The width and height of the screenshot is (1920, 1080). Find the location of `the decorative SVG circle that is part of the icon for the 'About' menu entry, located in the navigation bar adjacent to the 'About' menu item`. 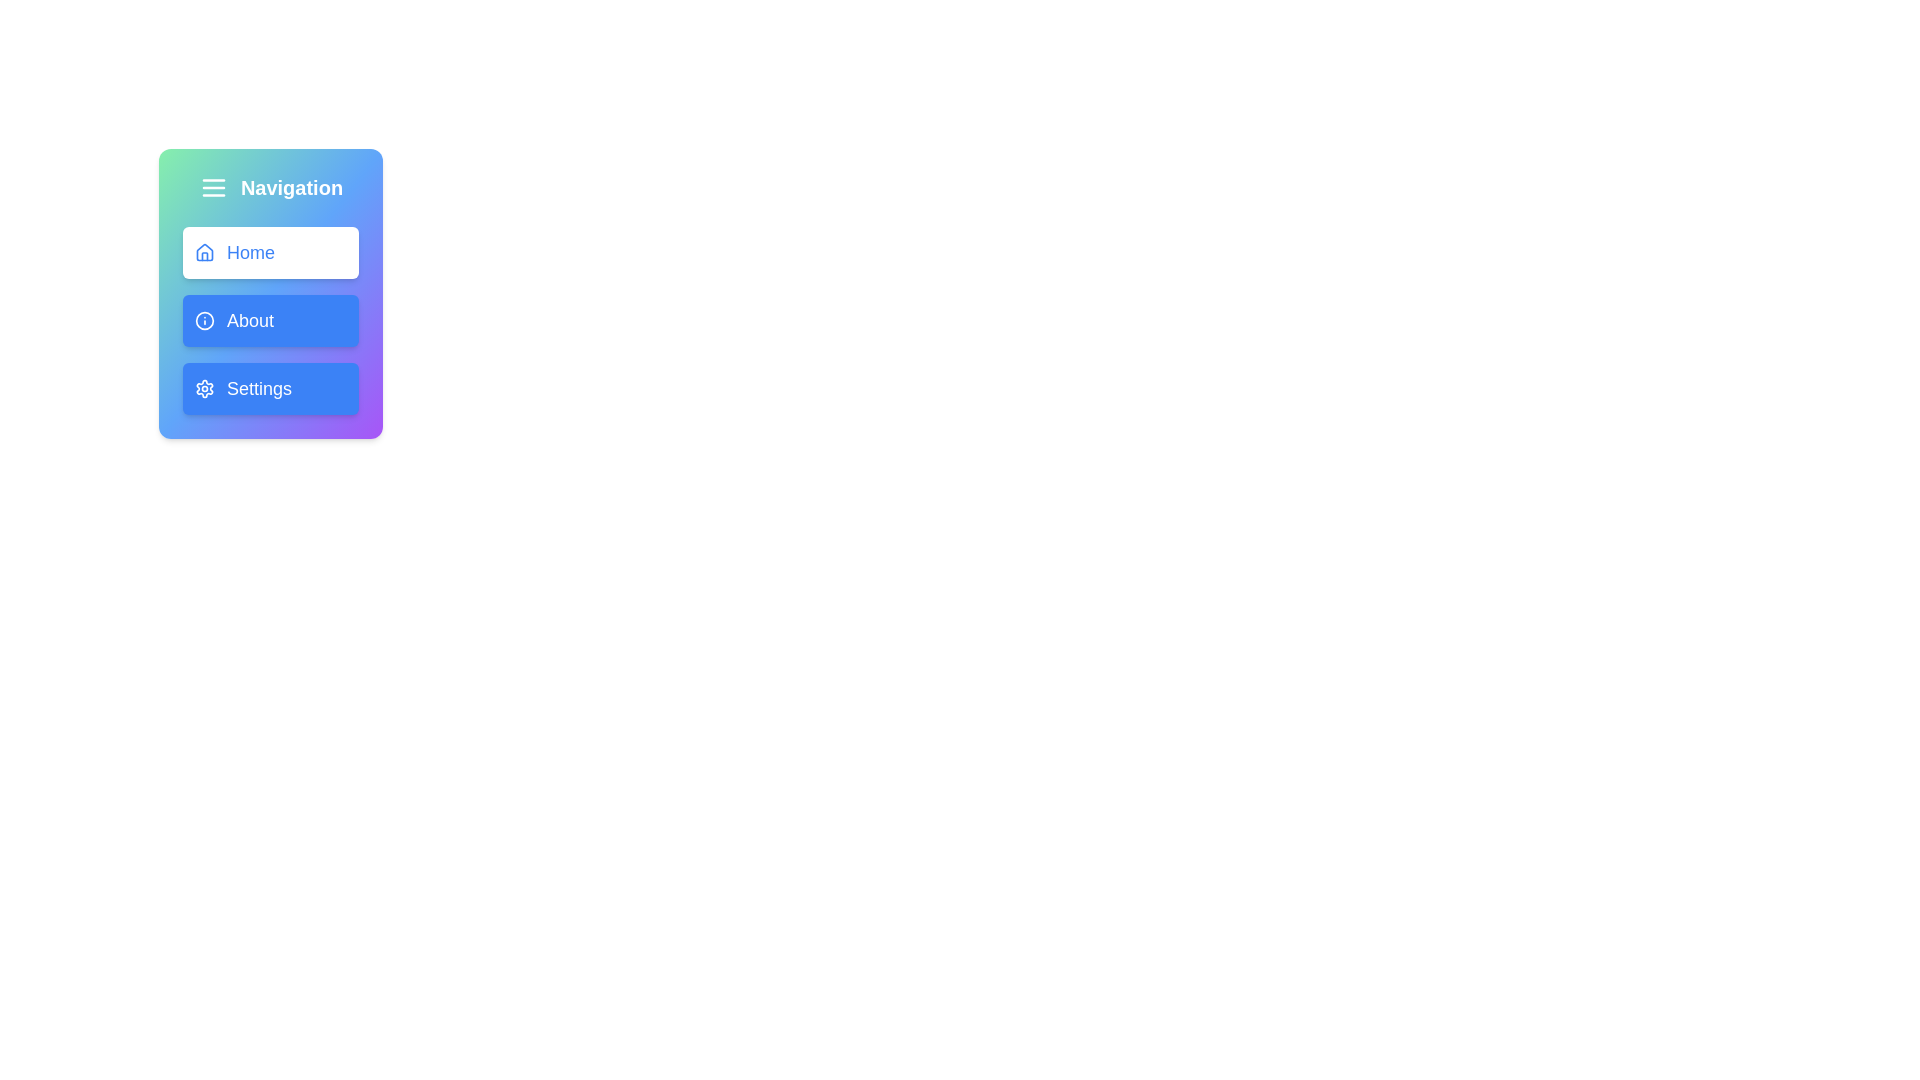

the decorative SVG circle that is part of the icon for the 'About' menu entry, located in the navigation bar adjacent to the 'About' menu item is located at coordinates (205, 319).